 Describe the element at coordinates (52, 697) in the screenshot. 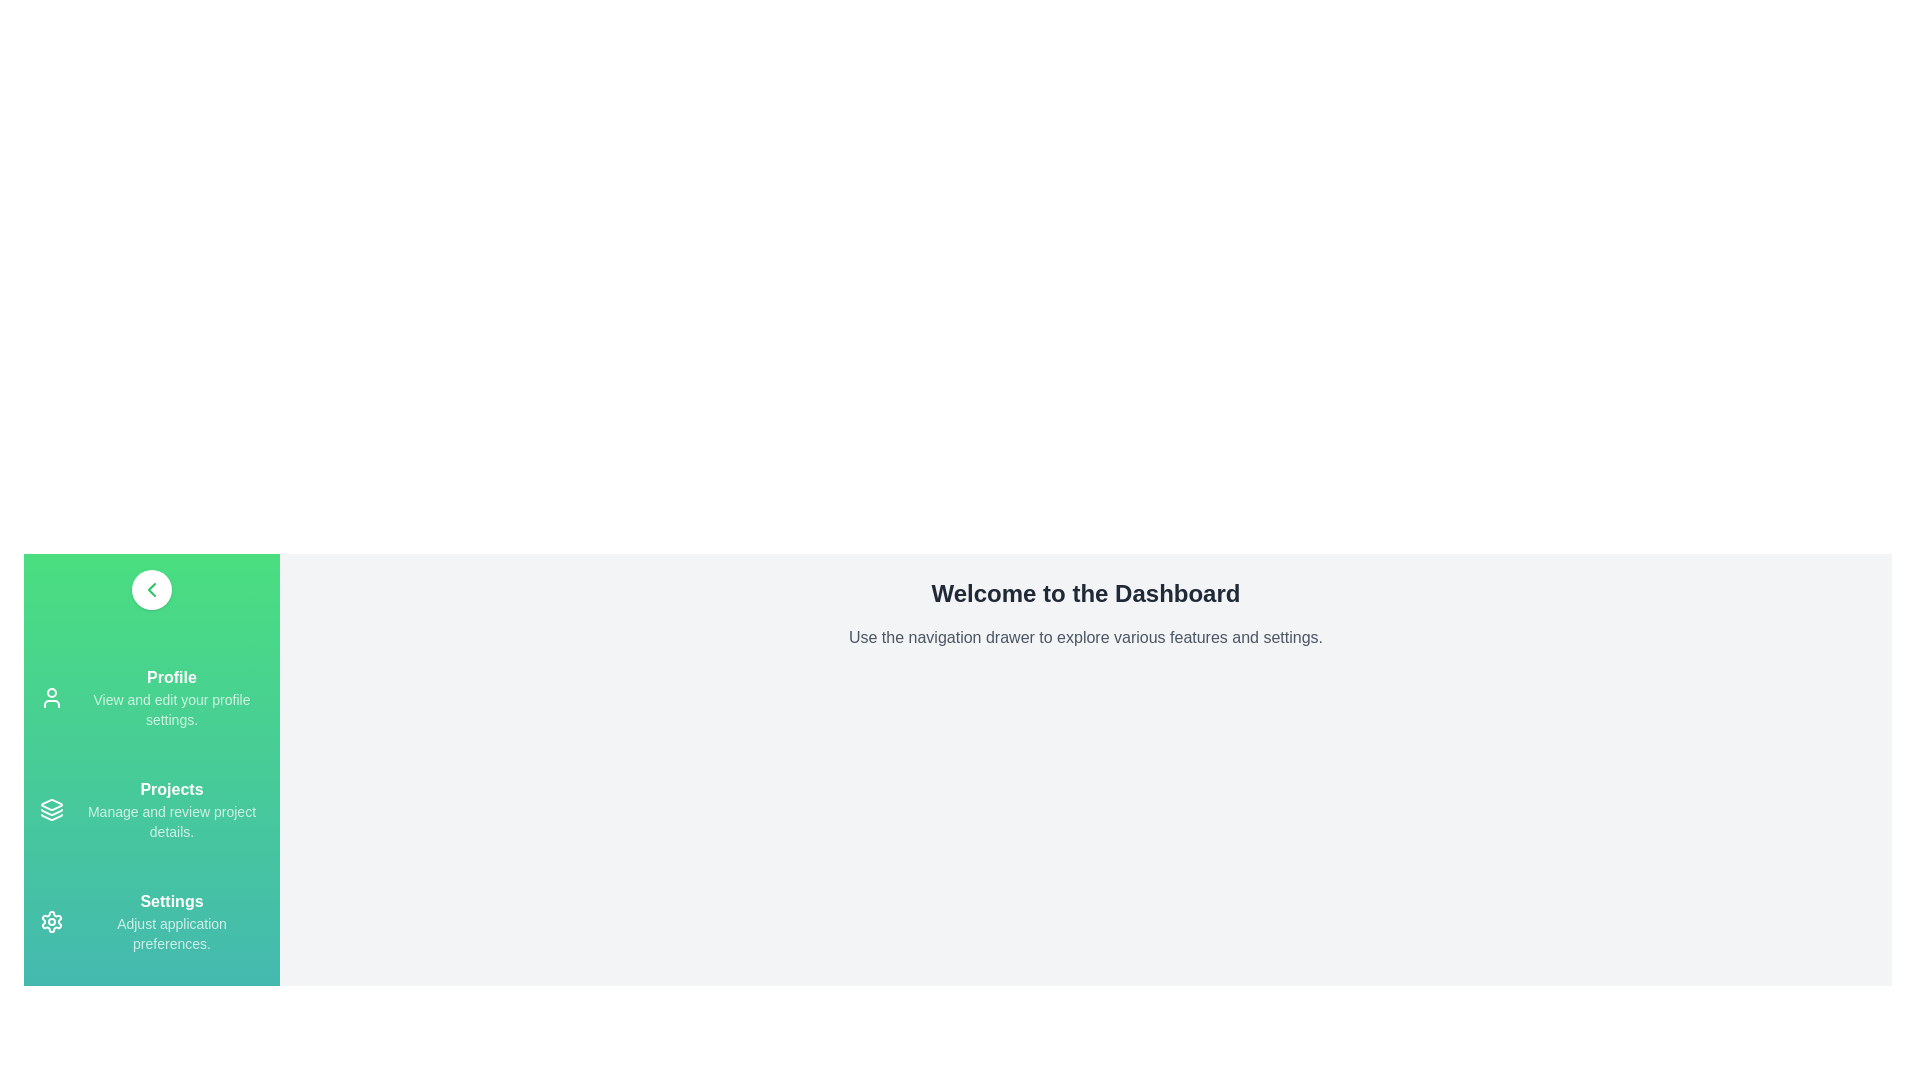

I see `the navigation drawer item Profile` at that location.